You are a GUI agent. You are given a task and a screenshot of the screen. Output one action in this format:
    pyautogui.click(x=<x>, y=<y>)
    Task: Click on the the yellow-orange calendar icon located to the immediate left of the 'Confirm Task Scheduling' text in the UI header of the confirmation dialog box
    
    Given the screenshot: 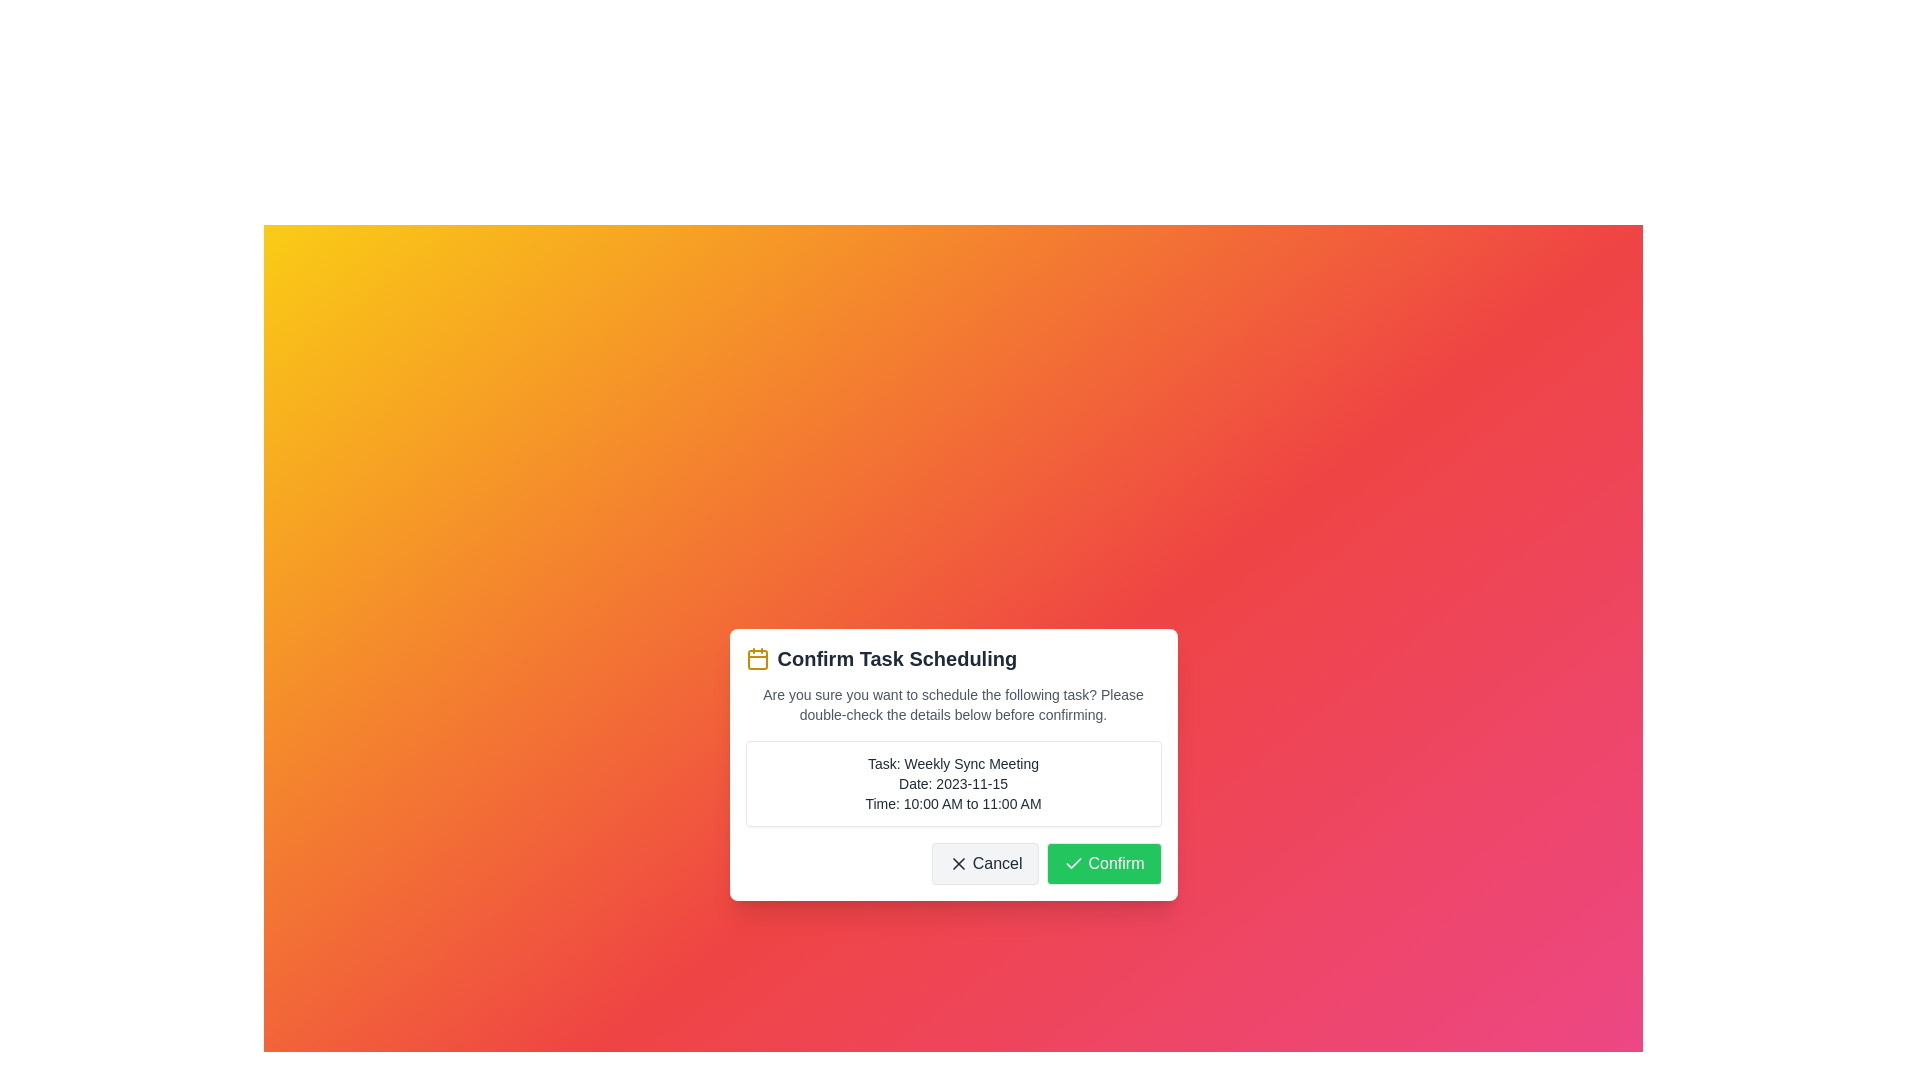 What is the action you would take?
    pyautogui.click(x=756, y=659)
    